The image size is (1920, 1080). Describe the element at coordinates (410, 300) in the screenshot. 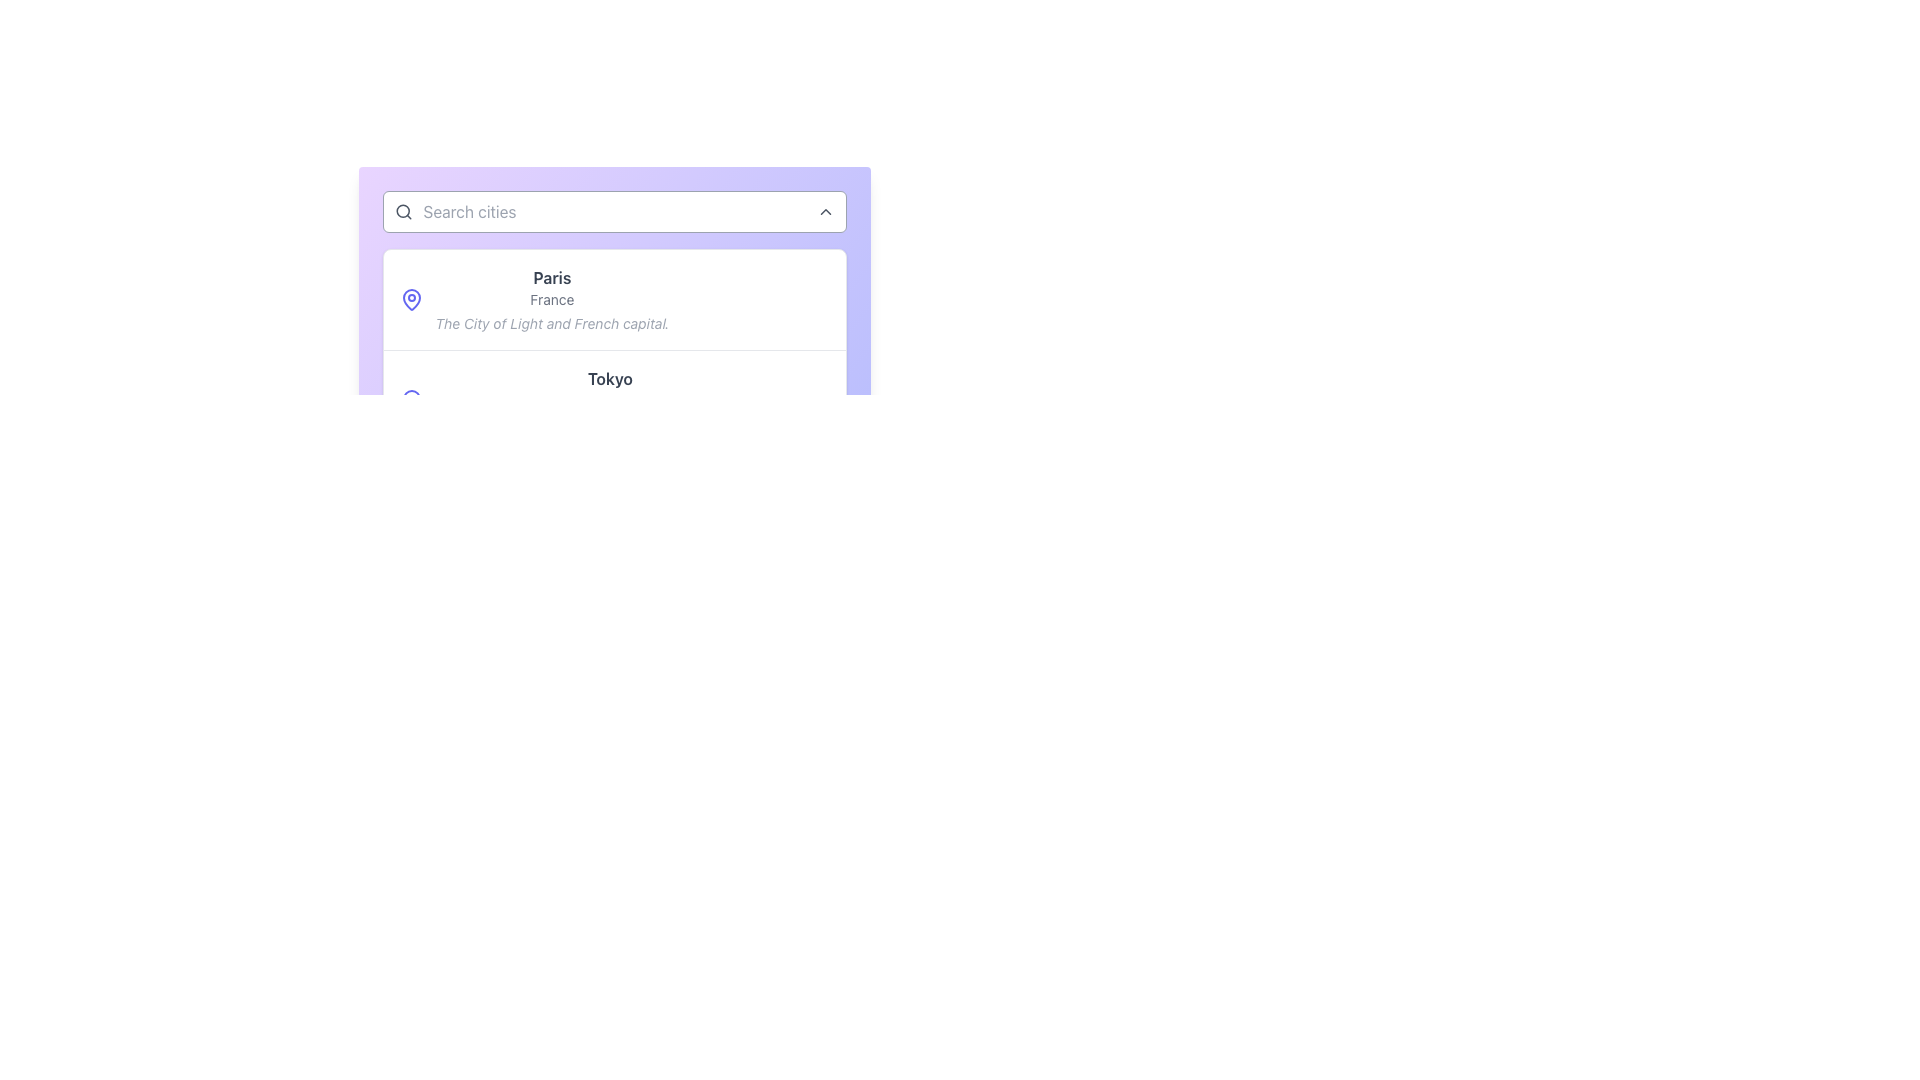

I see `the indigo map pin icon located on the left side of the list item labeled 'Paris, France' in the dropdown selection menu` at that location.